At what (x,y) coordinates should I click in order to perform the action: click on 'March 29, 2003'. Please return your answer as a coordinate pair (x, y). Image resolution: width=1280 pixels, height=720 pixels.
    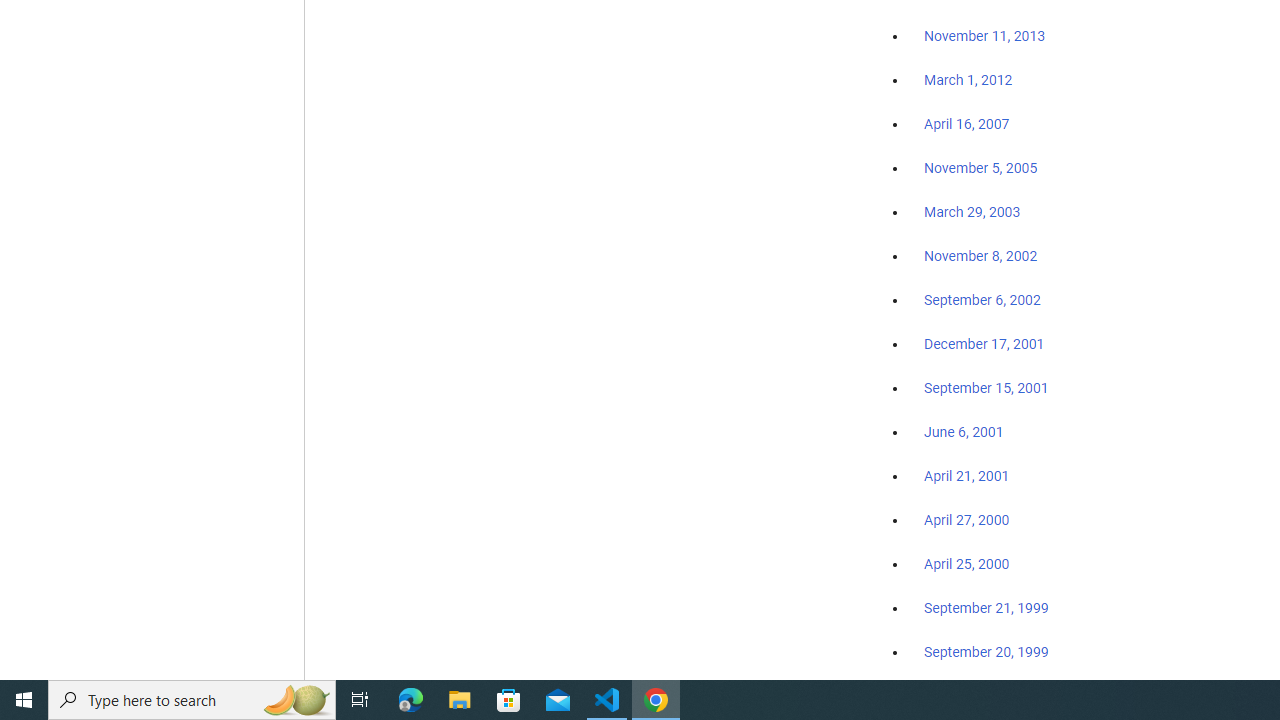
    Looking at the image, I should click on (972, 212).